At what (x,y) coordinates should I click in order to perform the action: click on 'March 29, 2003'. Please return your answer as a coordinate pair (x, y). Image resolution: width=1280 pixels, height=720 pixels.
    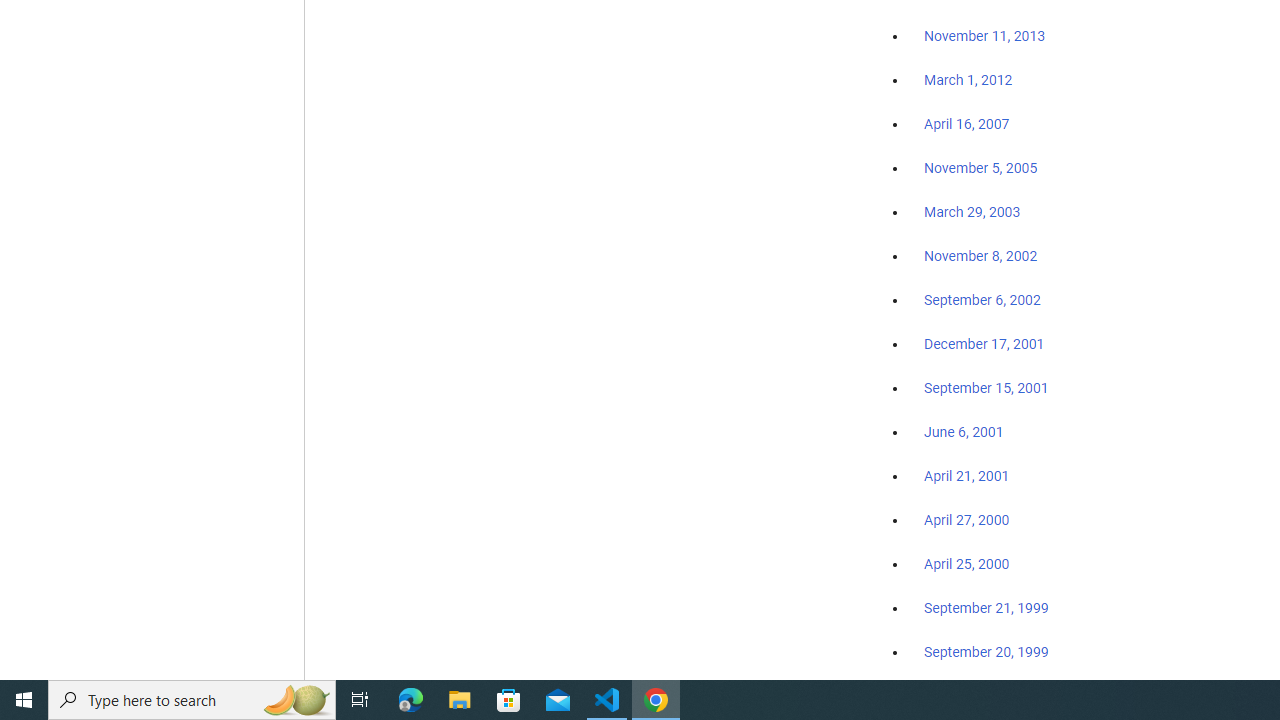
    Looking at the image, I should click on (972, 212).